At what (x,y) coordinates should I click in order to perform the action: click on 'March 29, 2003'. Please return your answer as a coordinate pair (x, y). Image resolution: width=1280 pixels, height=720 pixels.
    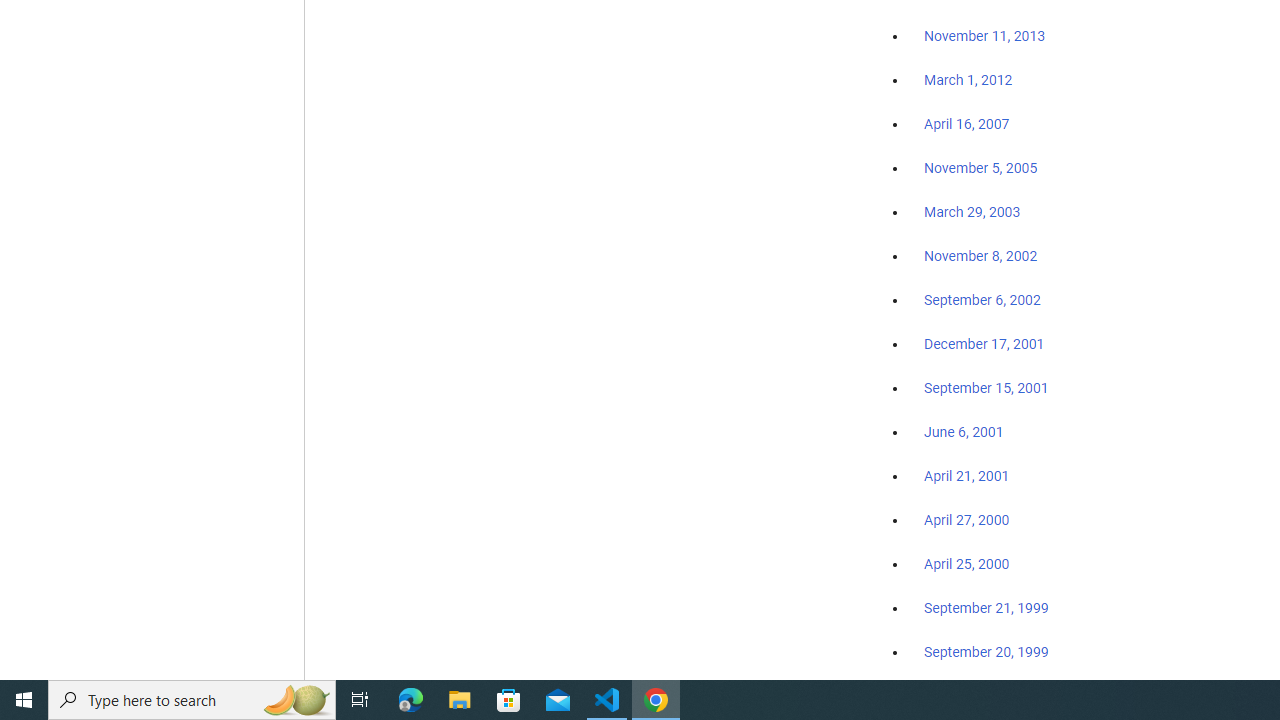
    Looking at the image, I should click on (972, 212).